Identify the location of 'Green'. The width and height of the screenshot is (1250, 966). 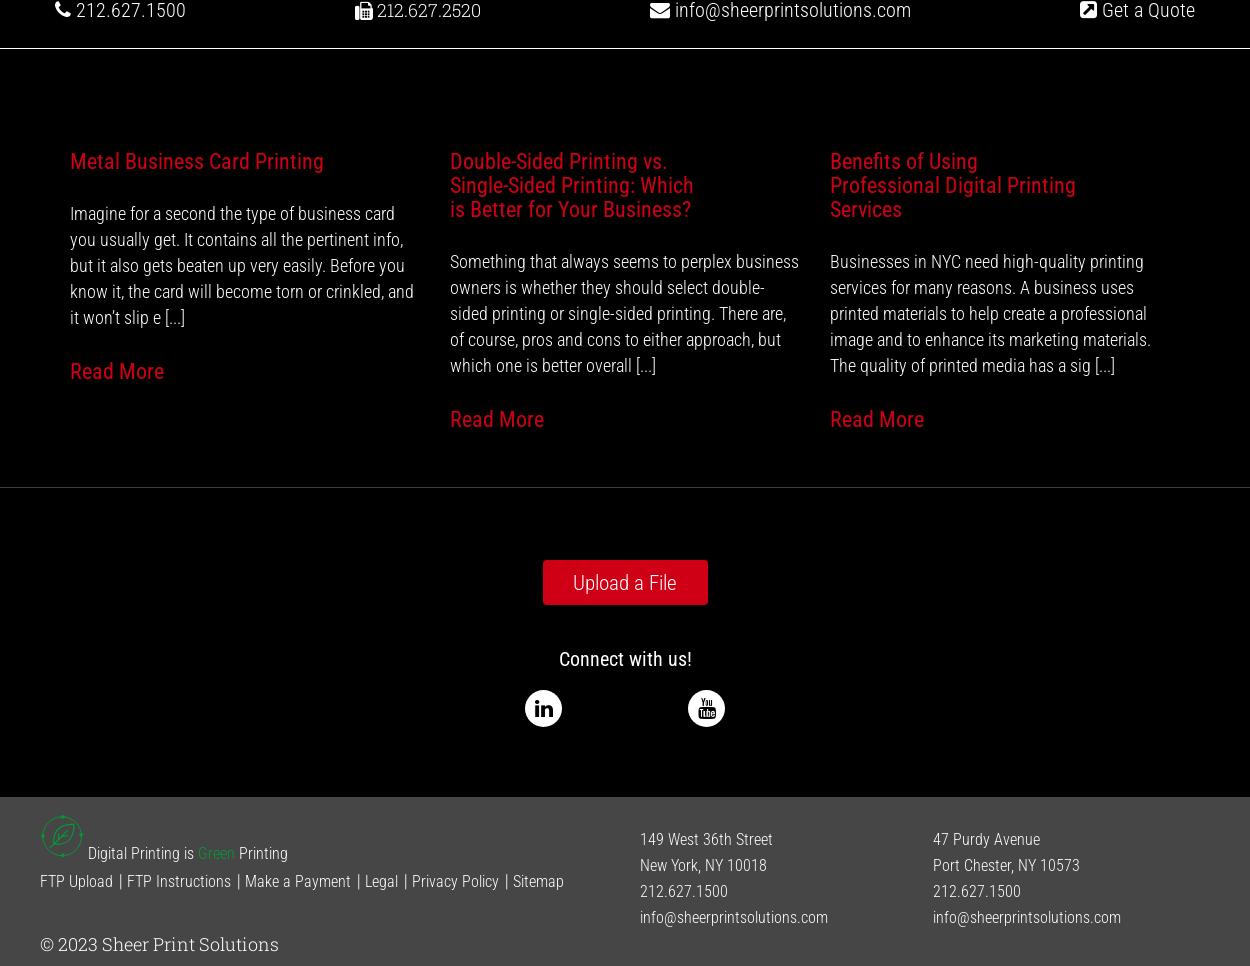
(215, 851).